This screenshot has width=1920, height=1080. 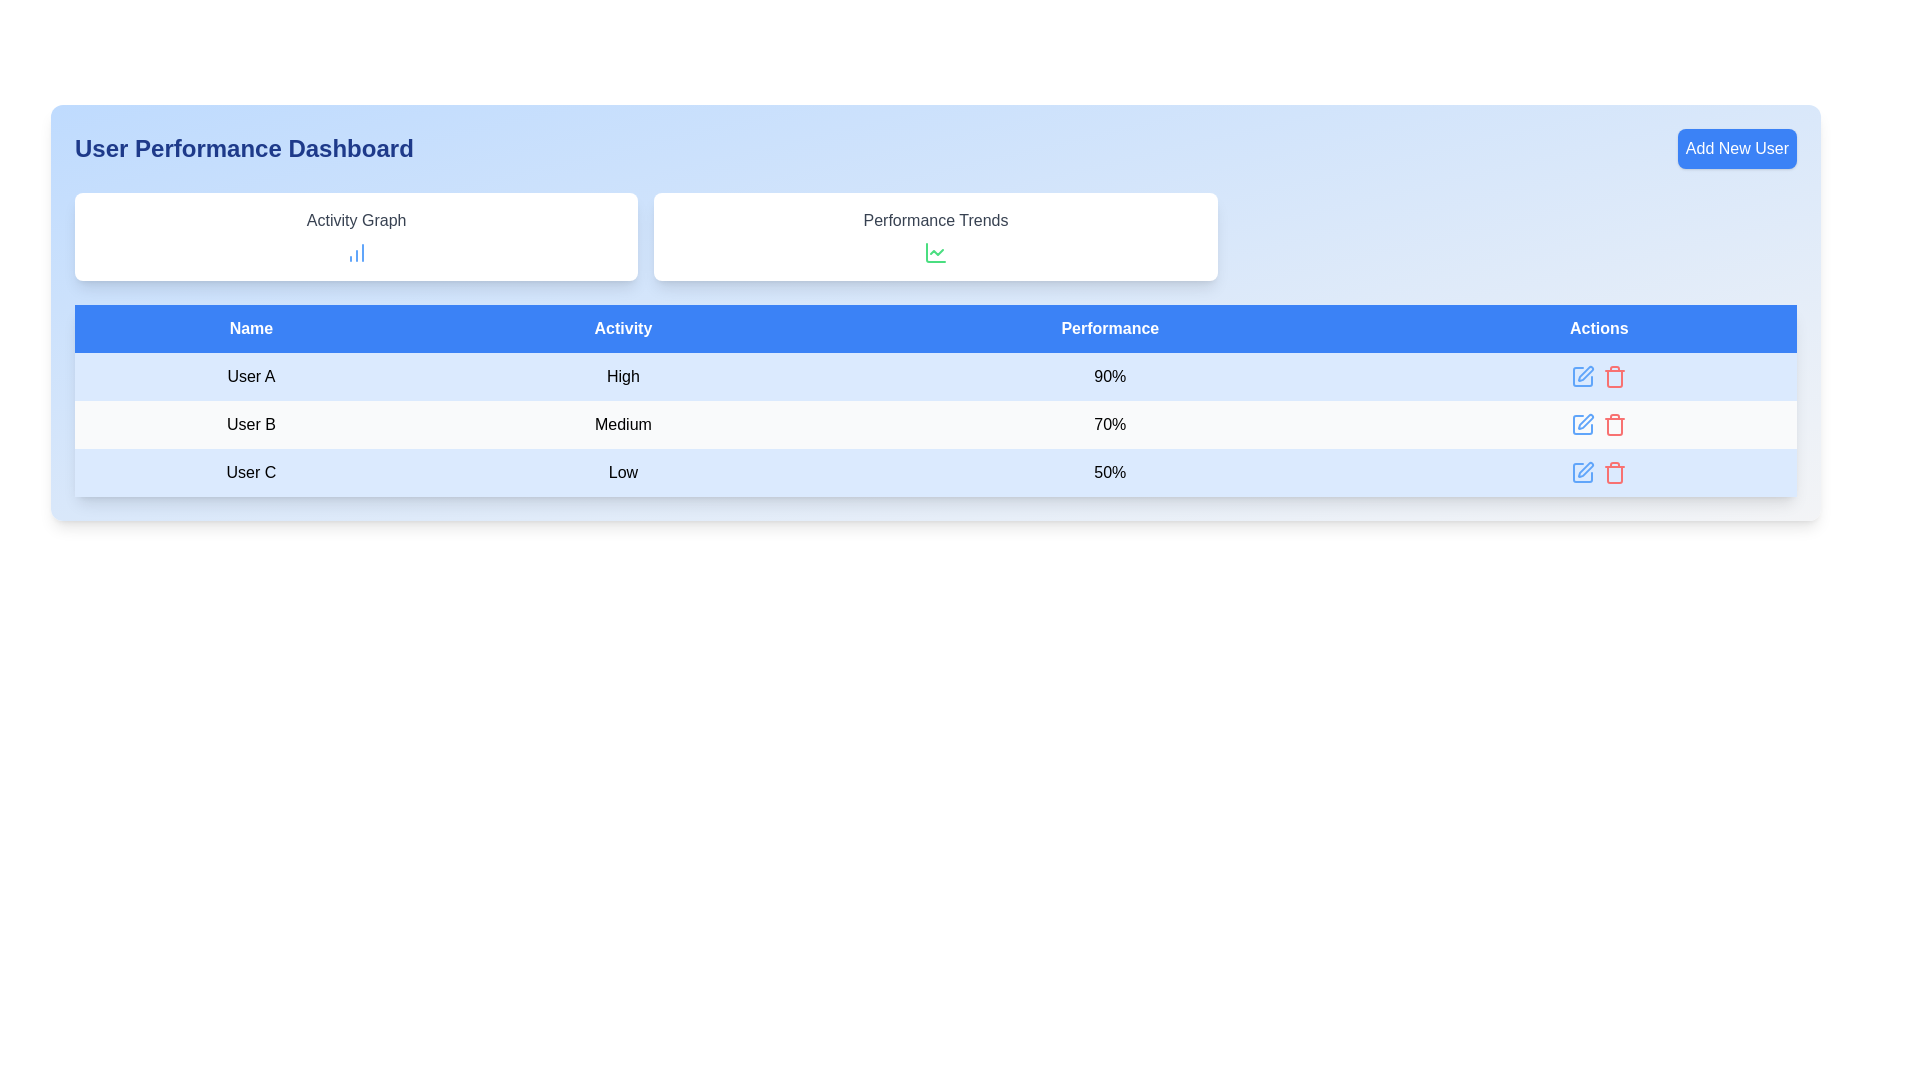 What do you see at coordinates (1582, 473) in the screenshot?
I see `the edit icon in the 'Actions' column of the table for 'User C'` at bounding box center [1582, 473].